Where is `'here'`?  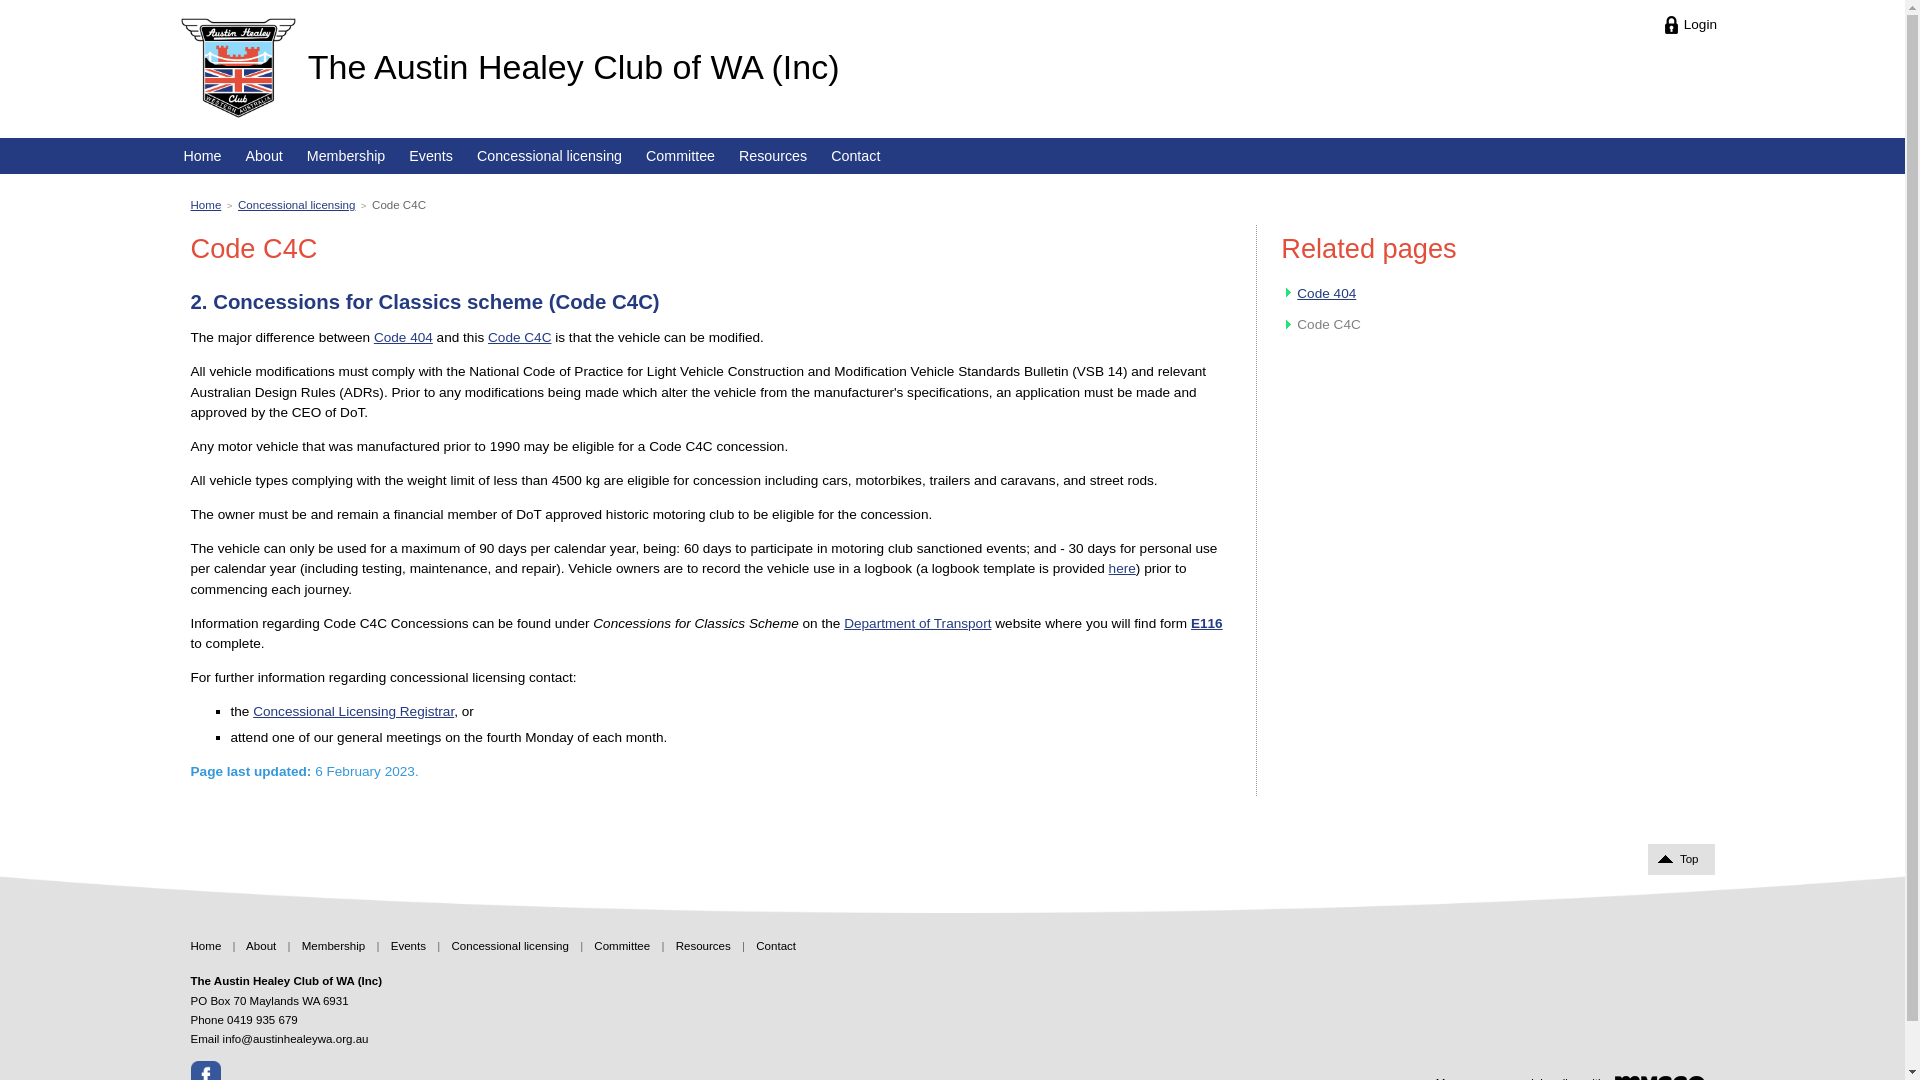
'here' is located at coordinates (1122, 568).